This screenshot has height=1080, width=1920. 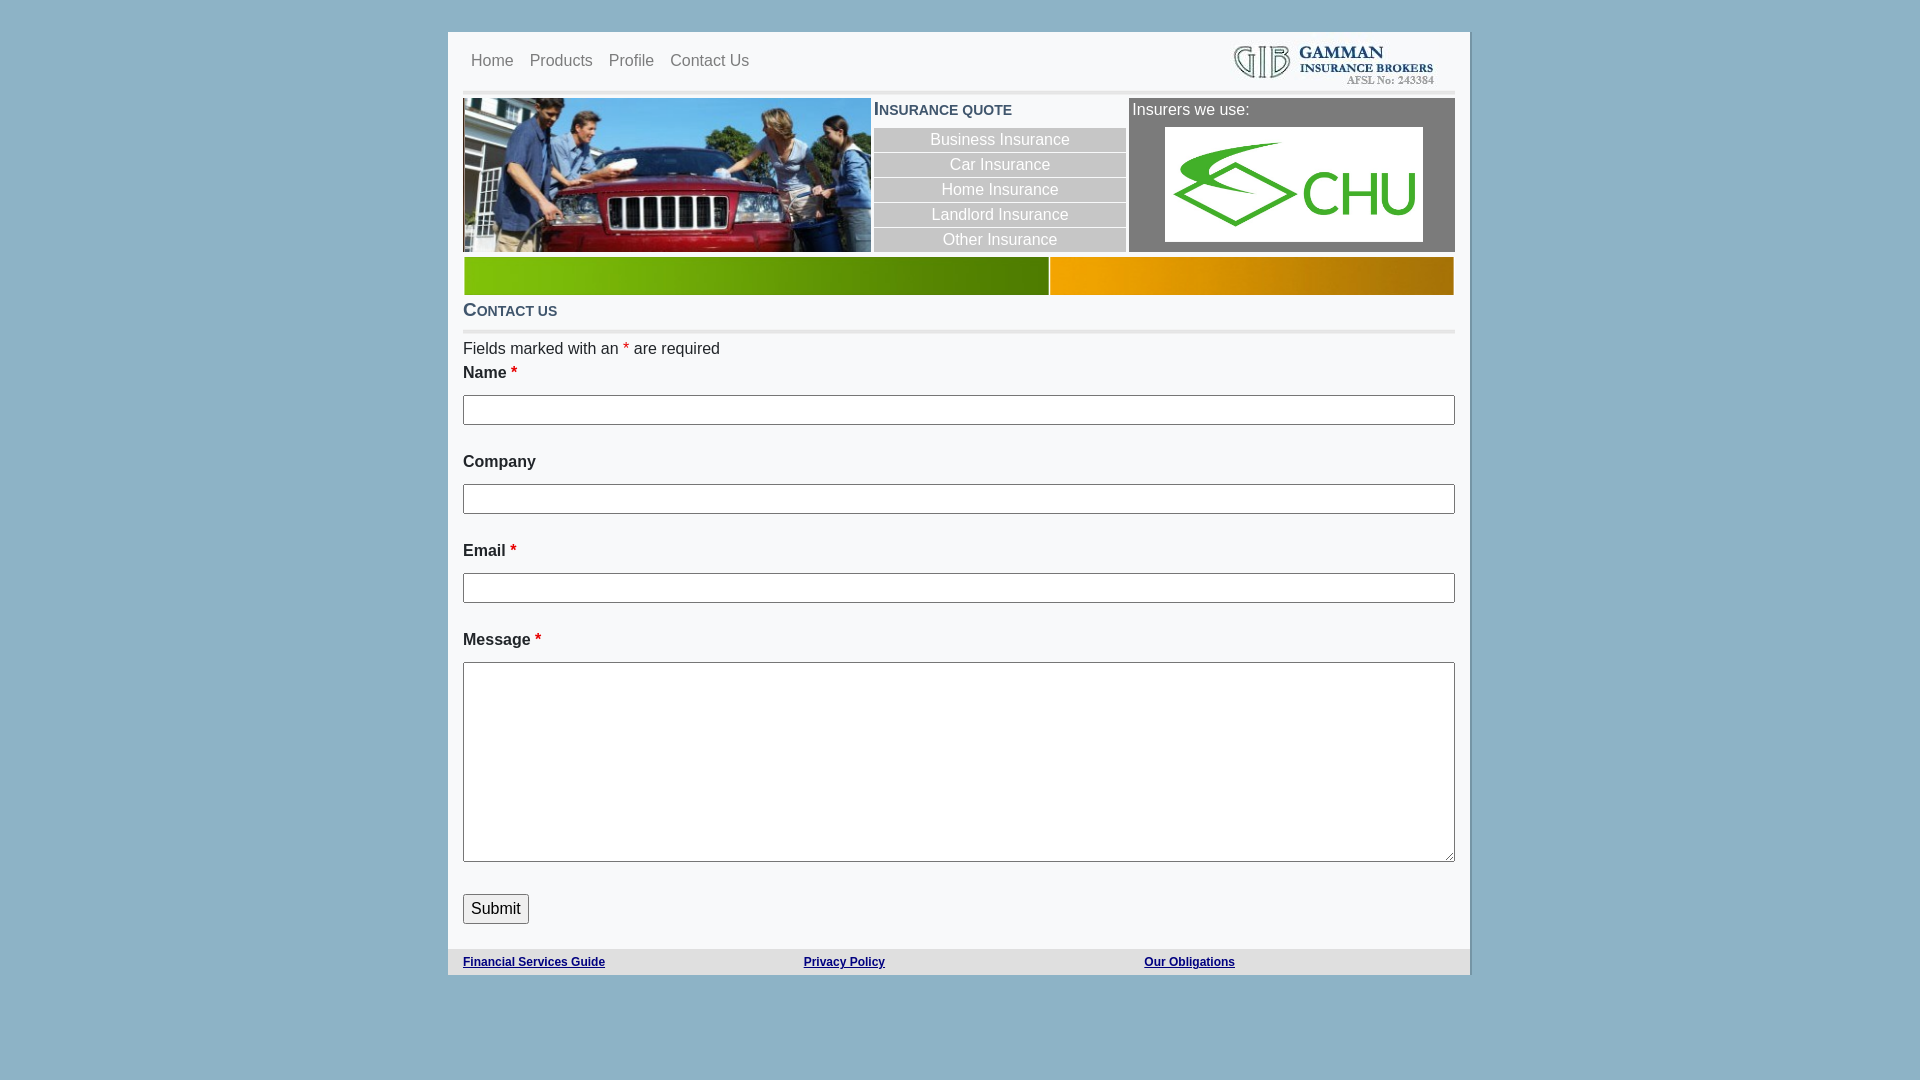 What do you see at coordinates (599, 60) in the screenshot?
I see `'Profile'` at bounding box center [599, 60].